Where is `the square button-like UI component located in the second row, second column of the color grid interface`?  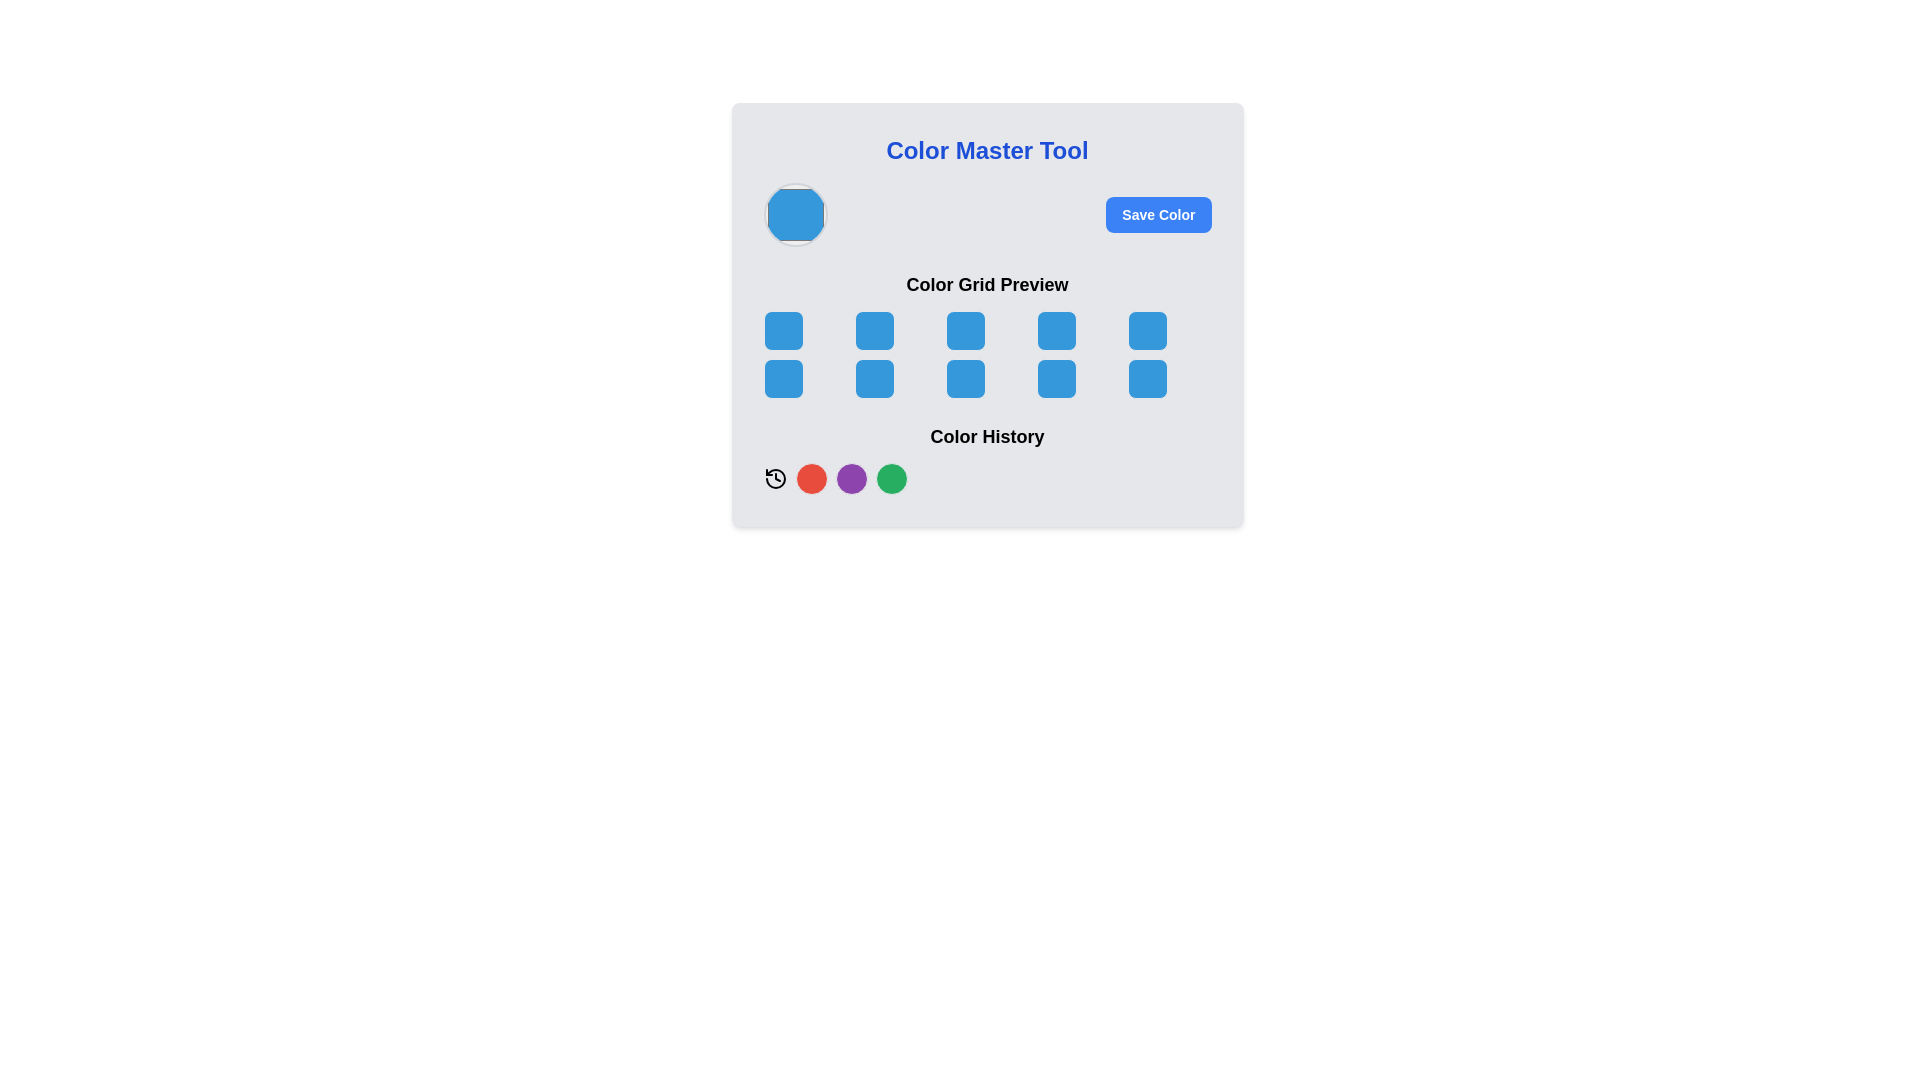
the square button-like UI component located in the second row, second column of the color grid interface is located at coordinates (874, 378).